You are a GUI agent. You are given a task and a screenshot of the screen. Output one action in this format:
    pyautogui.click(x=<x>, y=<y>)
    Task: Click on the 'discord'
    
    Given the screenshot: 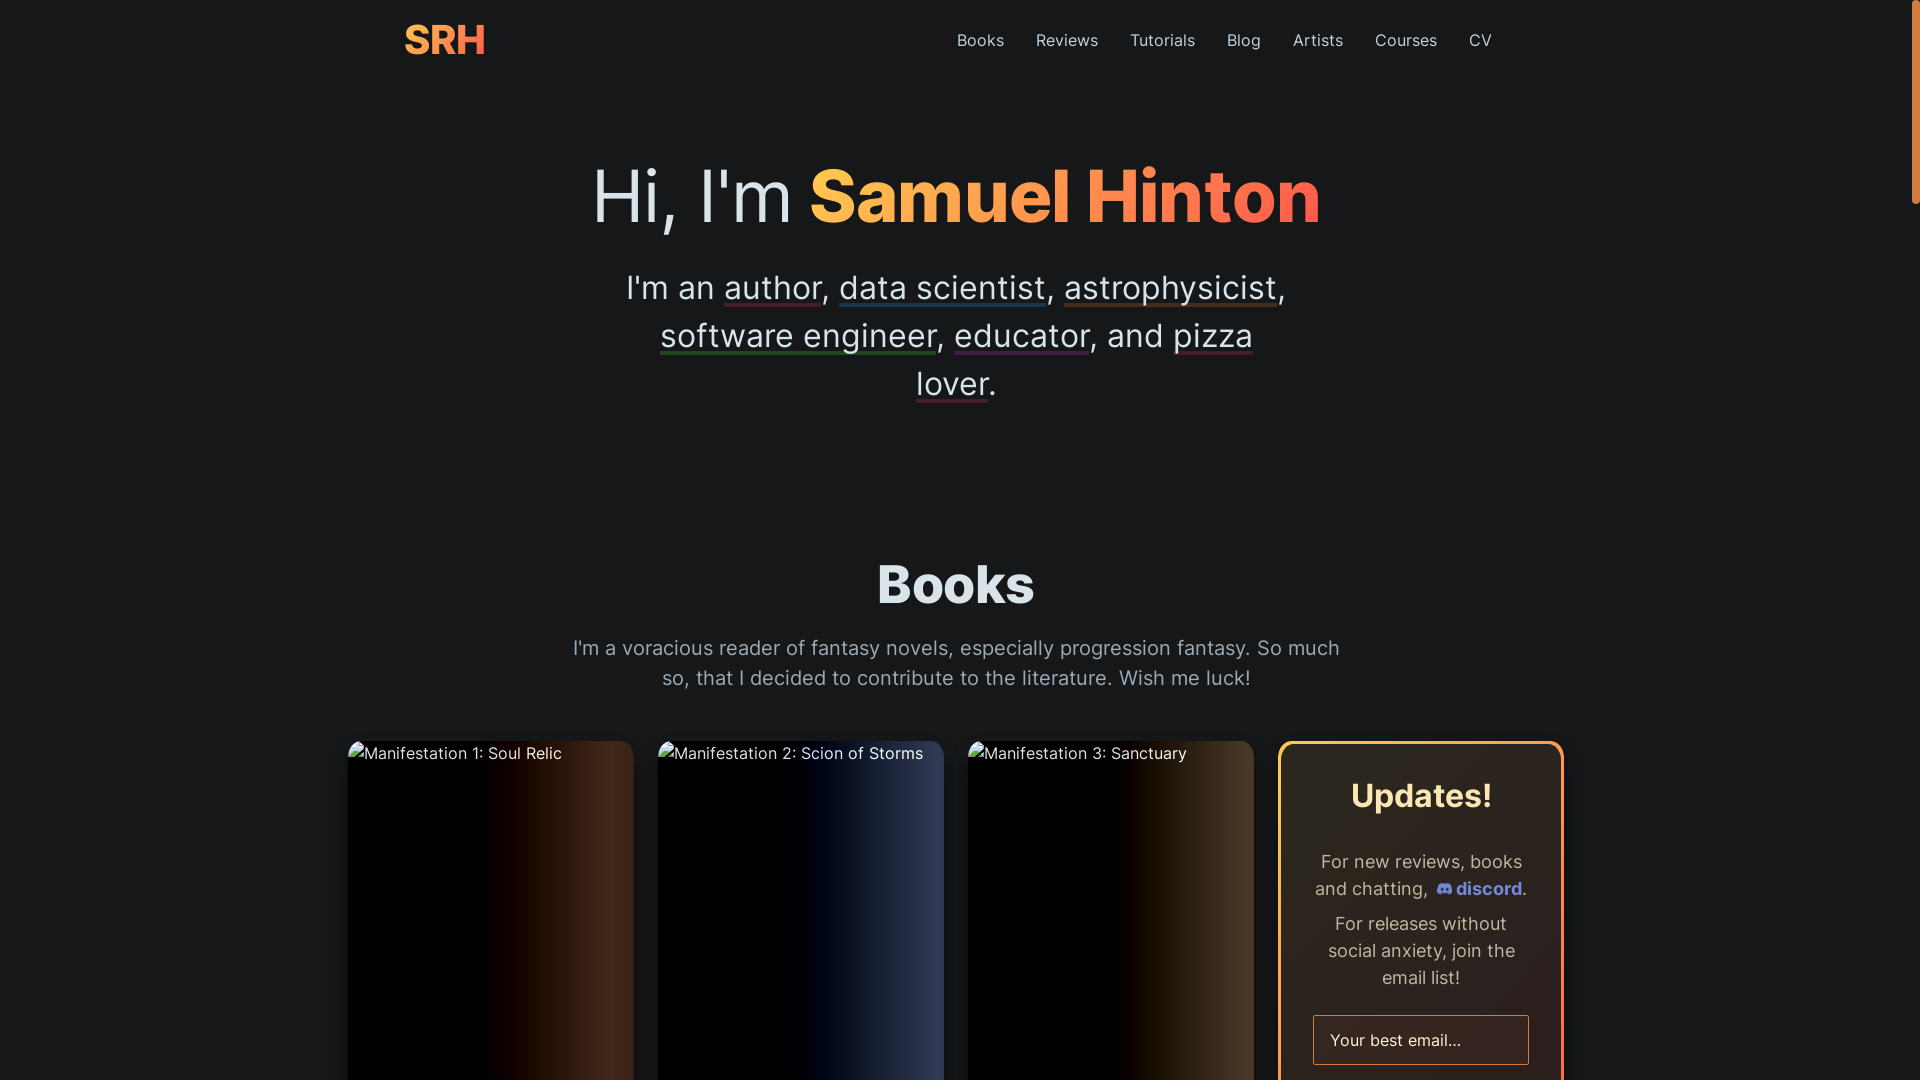 What is the action you would take?
    pyautogui.click(x=1477, y=887)
    